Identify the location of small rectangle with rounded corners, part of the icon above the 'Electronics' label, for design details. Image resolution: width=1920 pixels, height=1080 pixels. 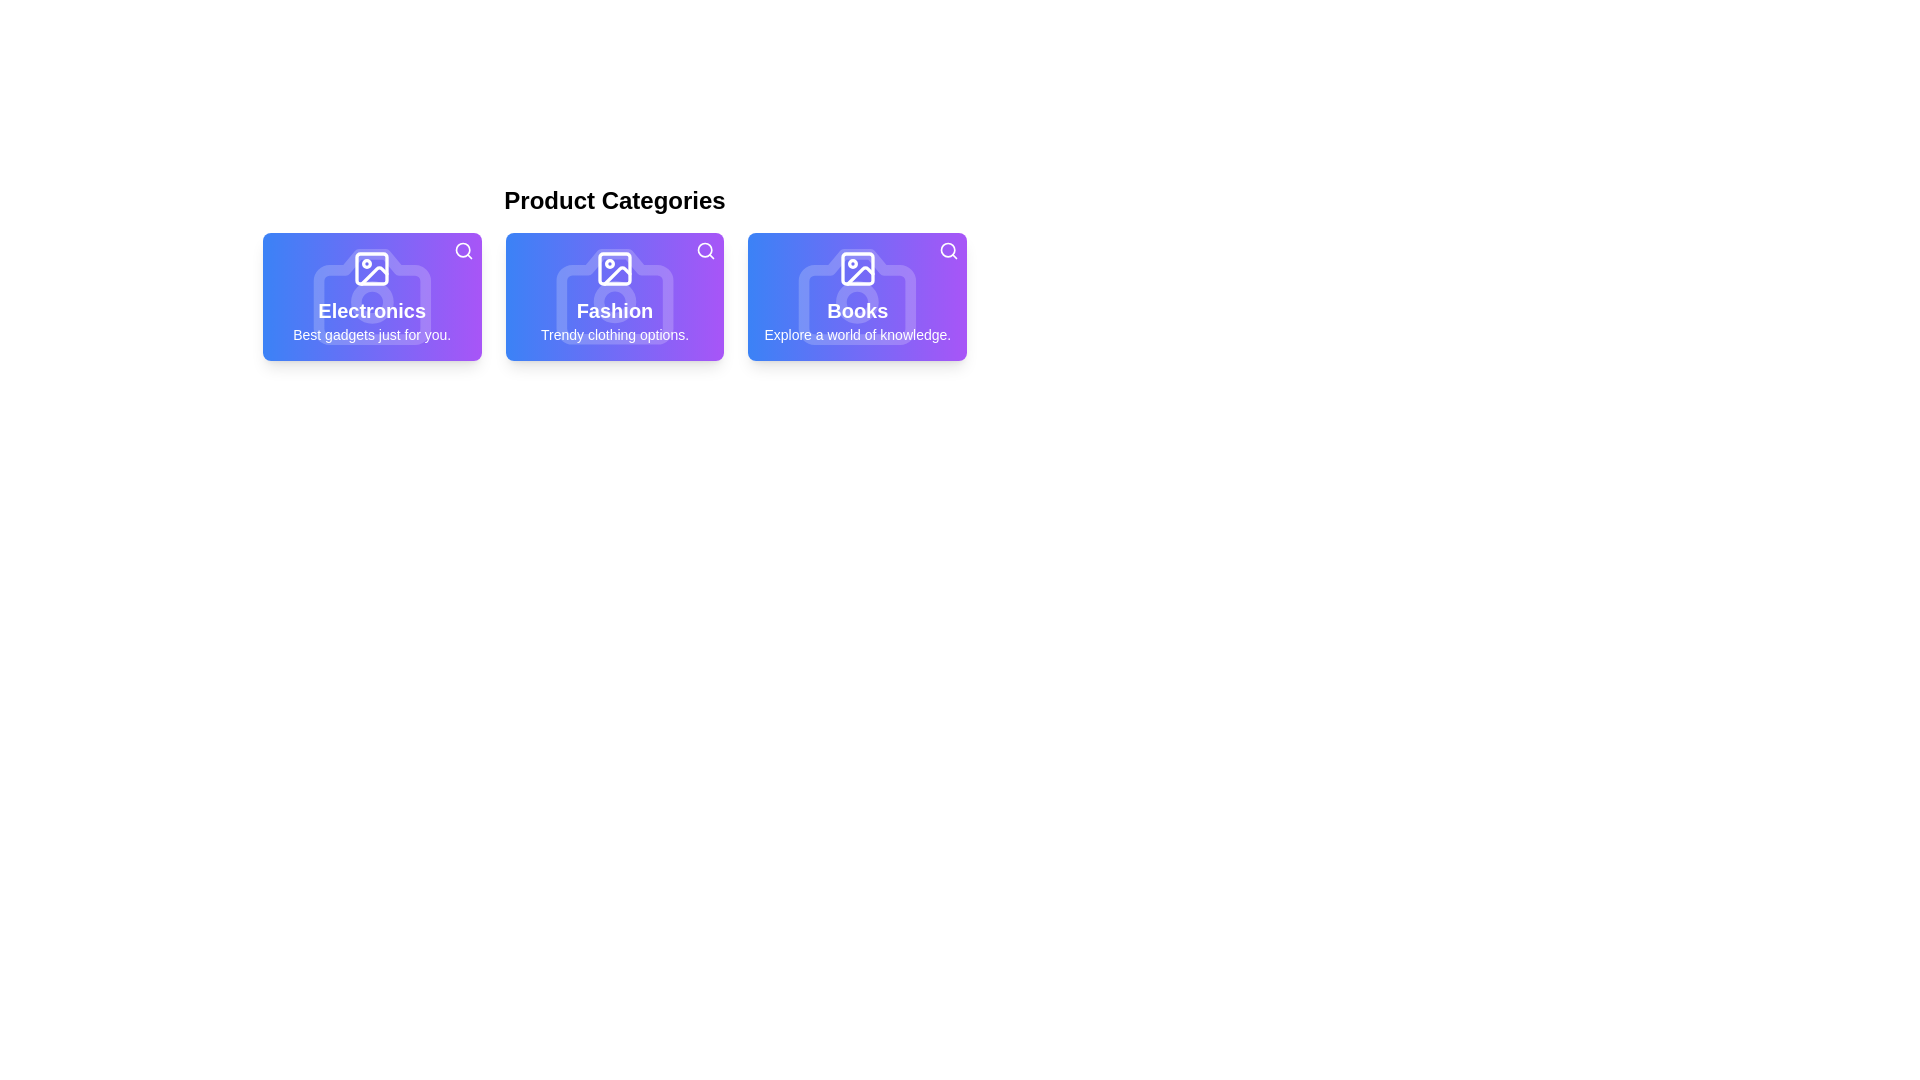
(372, 268).